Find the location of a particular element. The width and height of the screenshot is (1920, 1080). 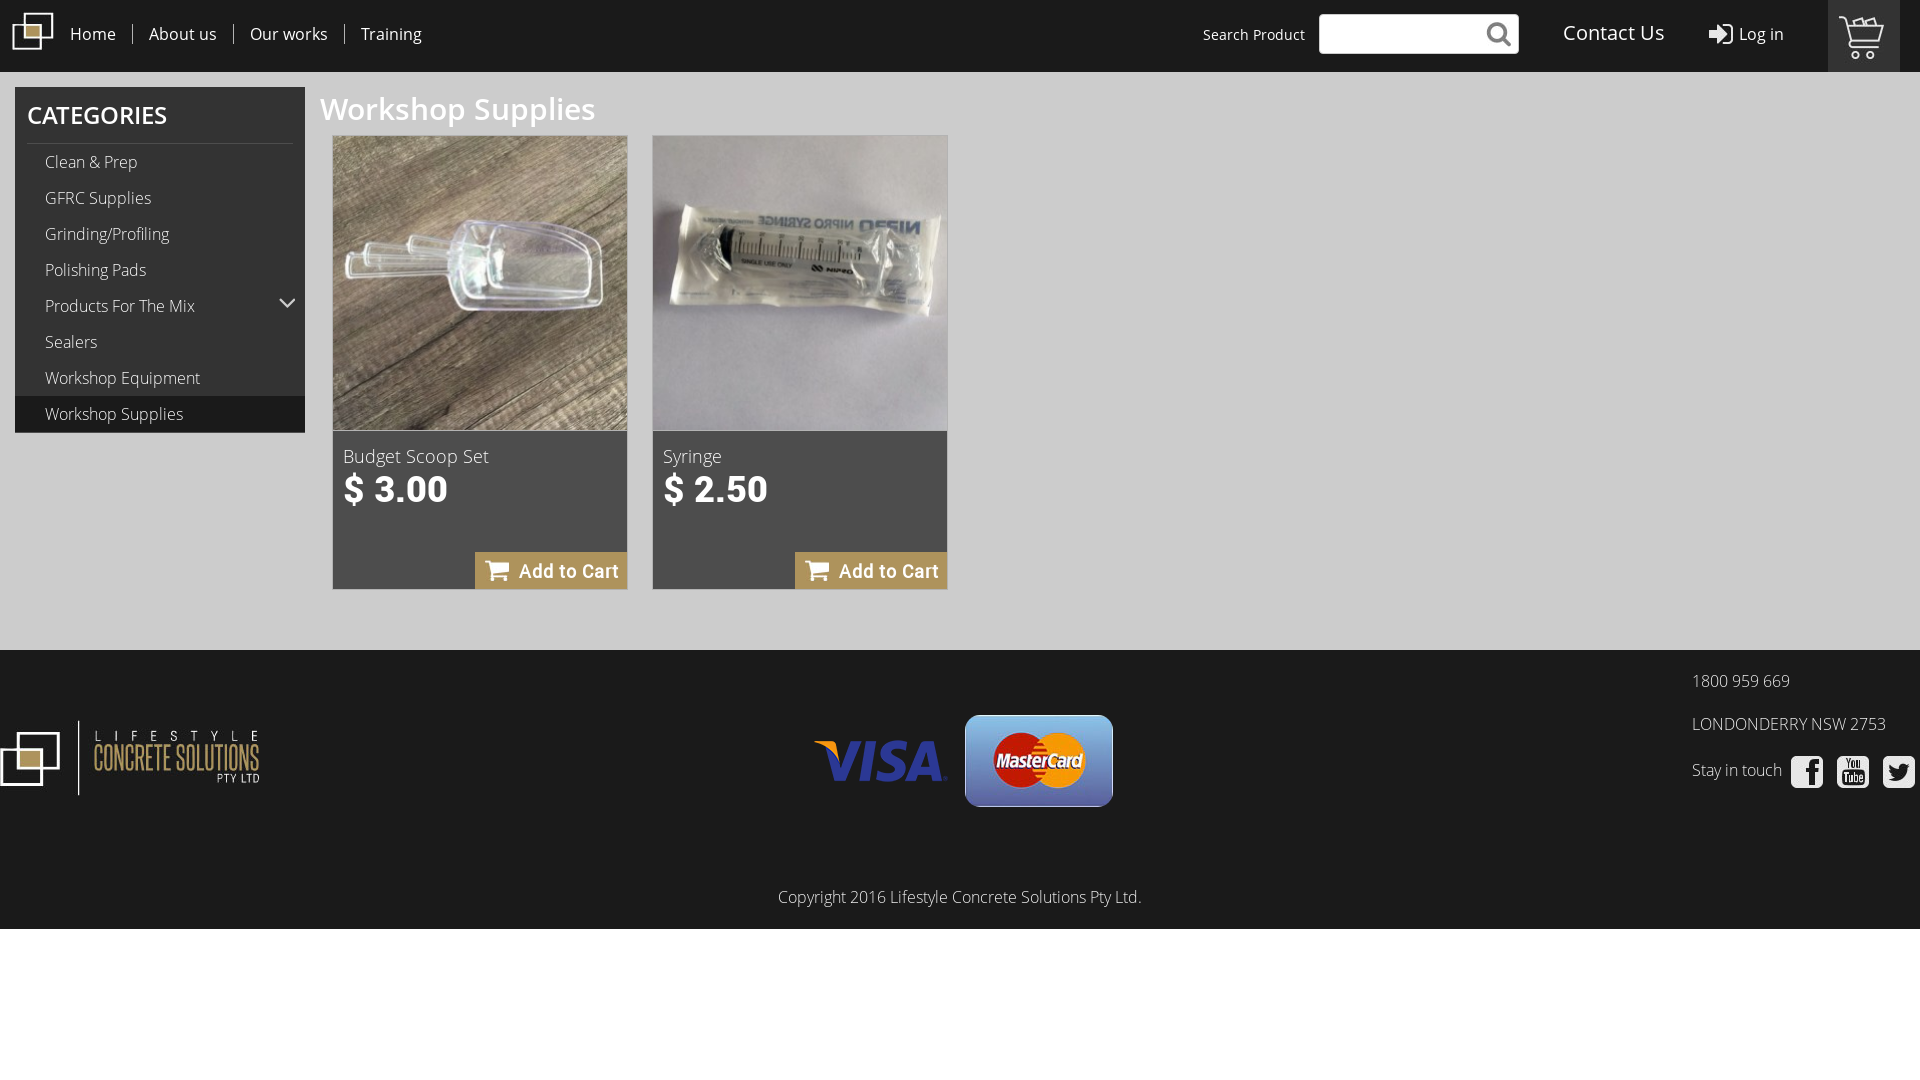

'Products For The Mix' is located at coordinates (158, 305).